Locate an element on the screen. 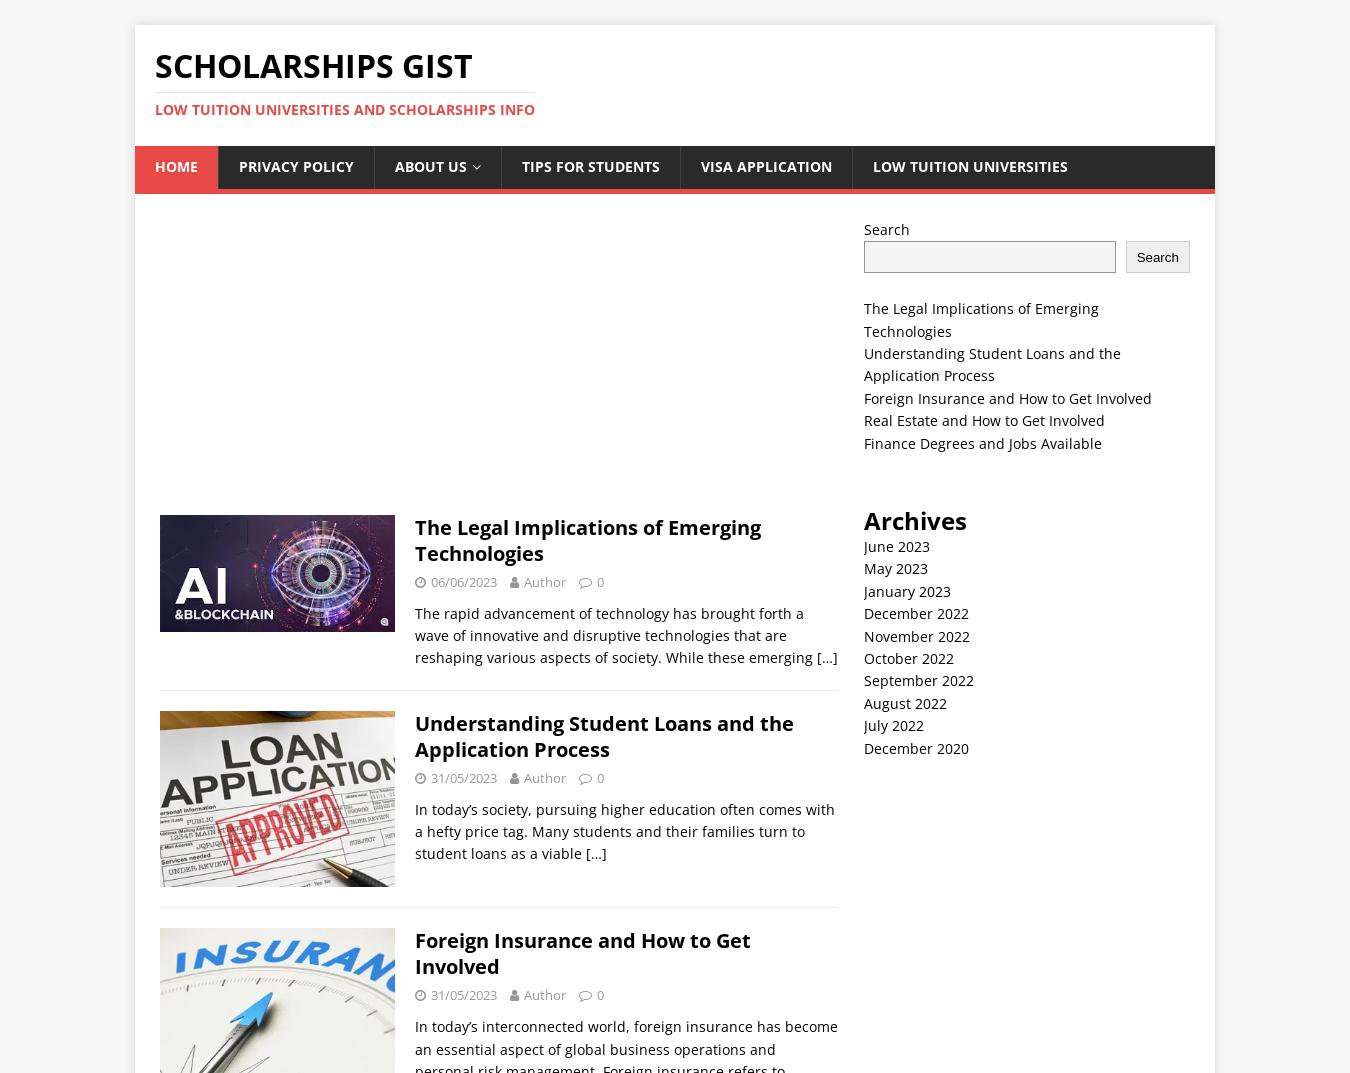 The image size is (1350, 1073). 'September 2022' is located at coordinates (863, 680).